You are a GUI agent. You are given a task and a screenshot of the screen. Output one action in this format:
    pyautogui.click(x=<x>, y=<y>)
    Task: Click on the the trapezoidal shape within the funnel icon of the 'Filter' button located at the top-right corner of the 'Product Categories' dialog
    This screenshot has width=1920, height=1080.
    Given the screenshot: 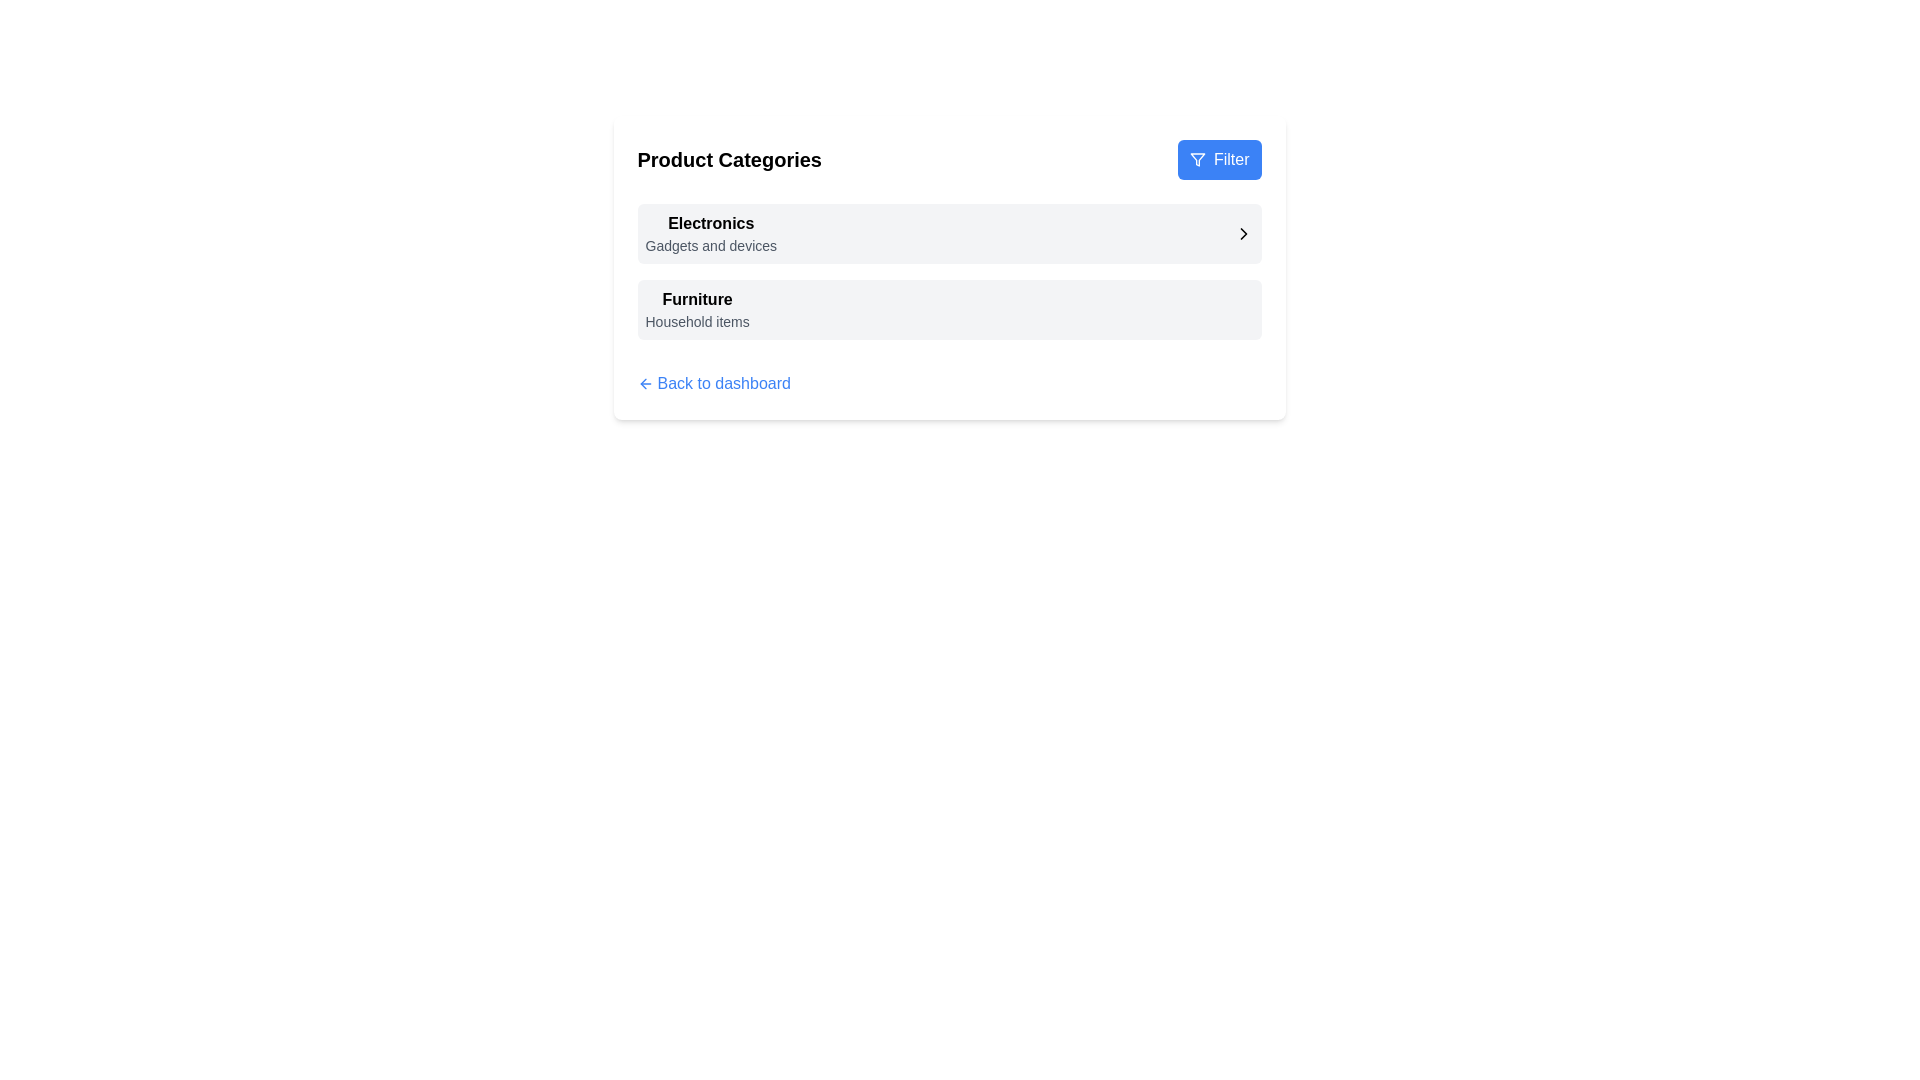 What is the action you would take?
    pyautogui.click(x=1197, y=158)
    